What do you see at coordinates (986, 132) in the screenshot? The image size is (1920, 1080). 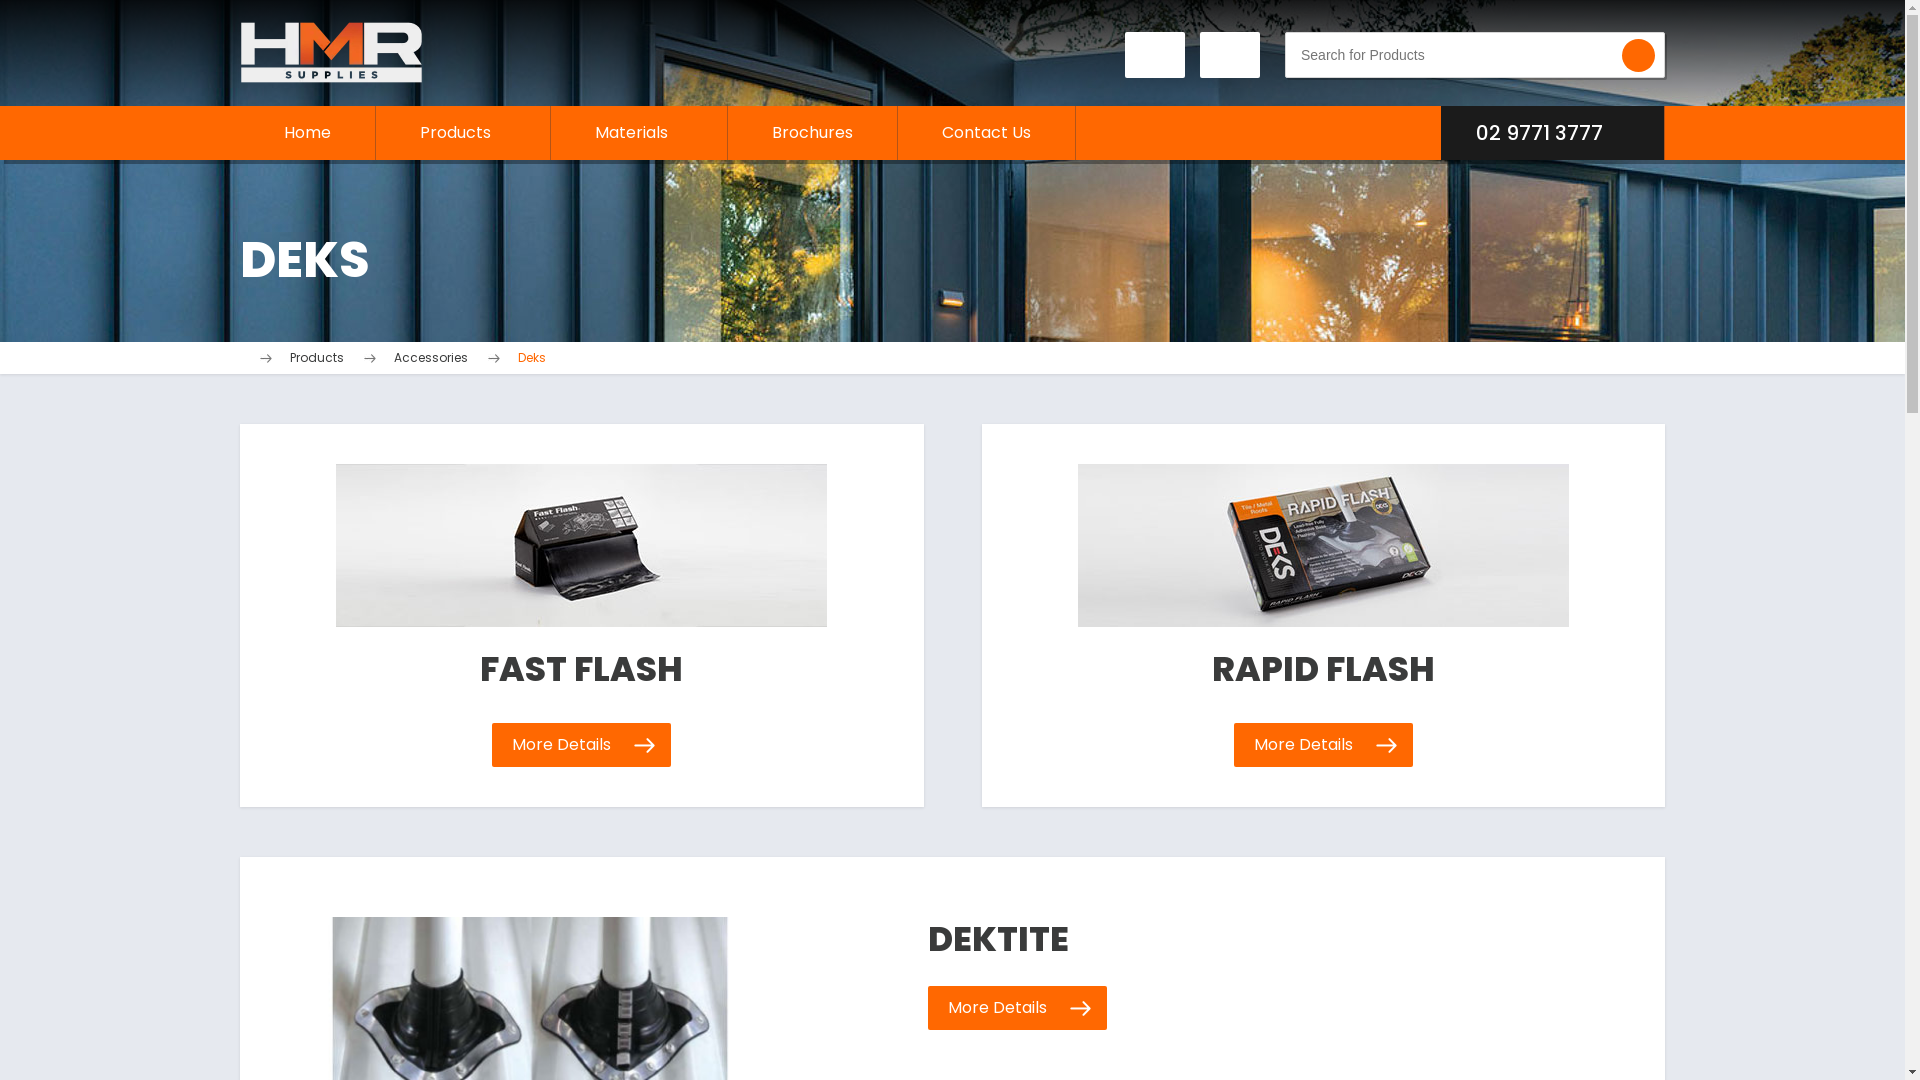 I see `'Contact Us'` at bounding box center [986, 132].